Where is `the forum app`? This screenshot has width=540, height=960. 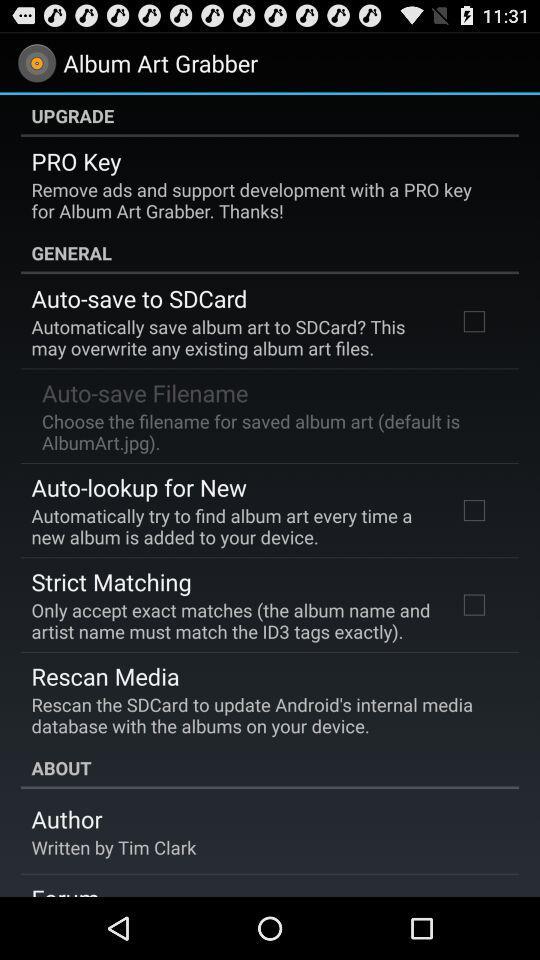 the forum app is located at coordinates (65, 888).